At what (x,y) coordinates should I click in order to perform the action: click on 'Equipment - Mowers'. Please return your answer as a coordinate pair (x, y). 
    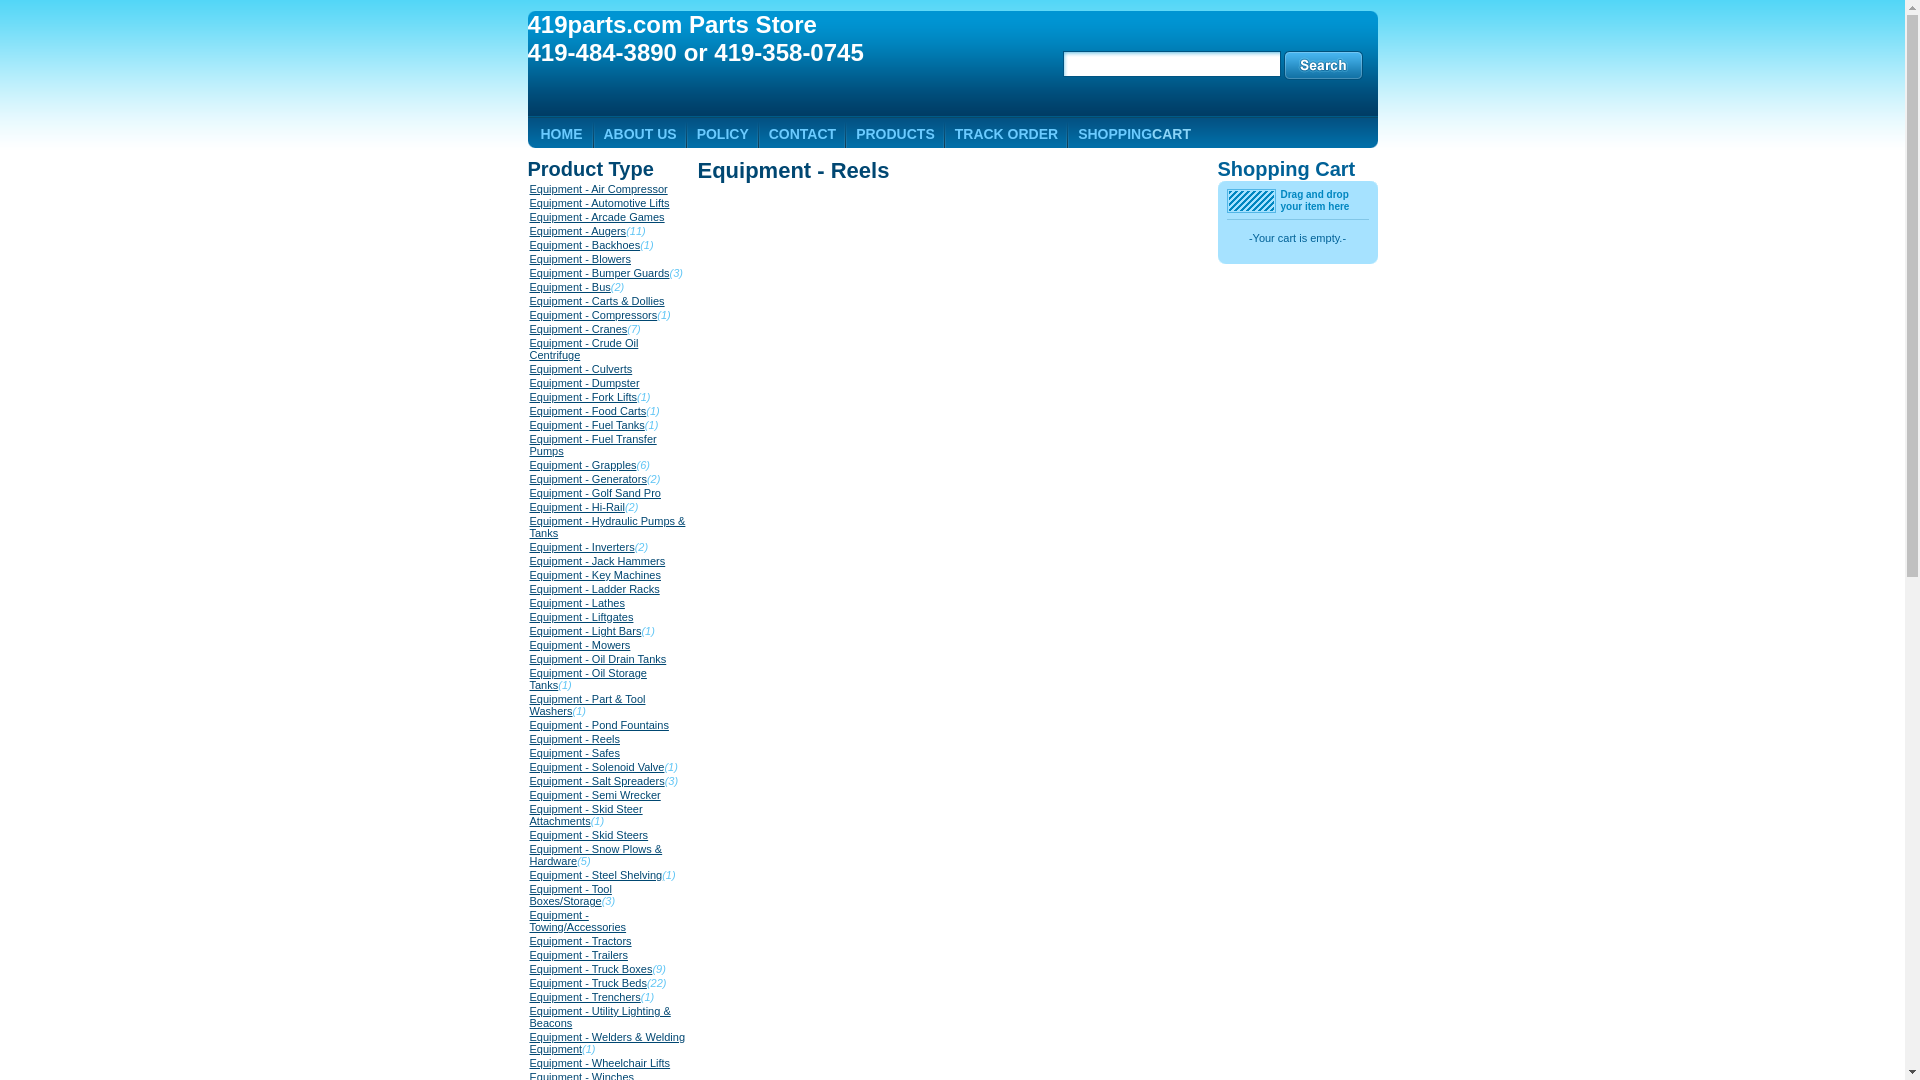
    Looking at the image, I should click on (529, 644).